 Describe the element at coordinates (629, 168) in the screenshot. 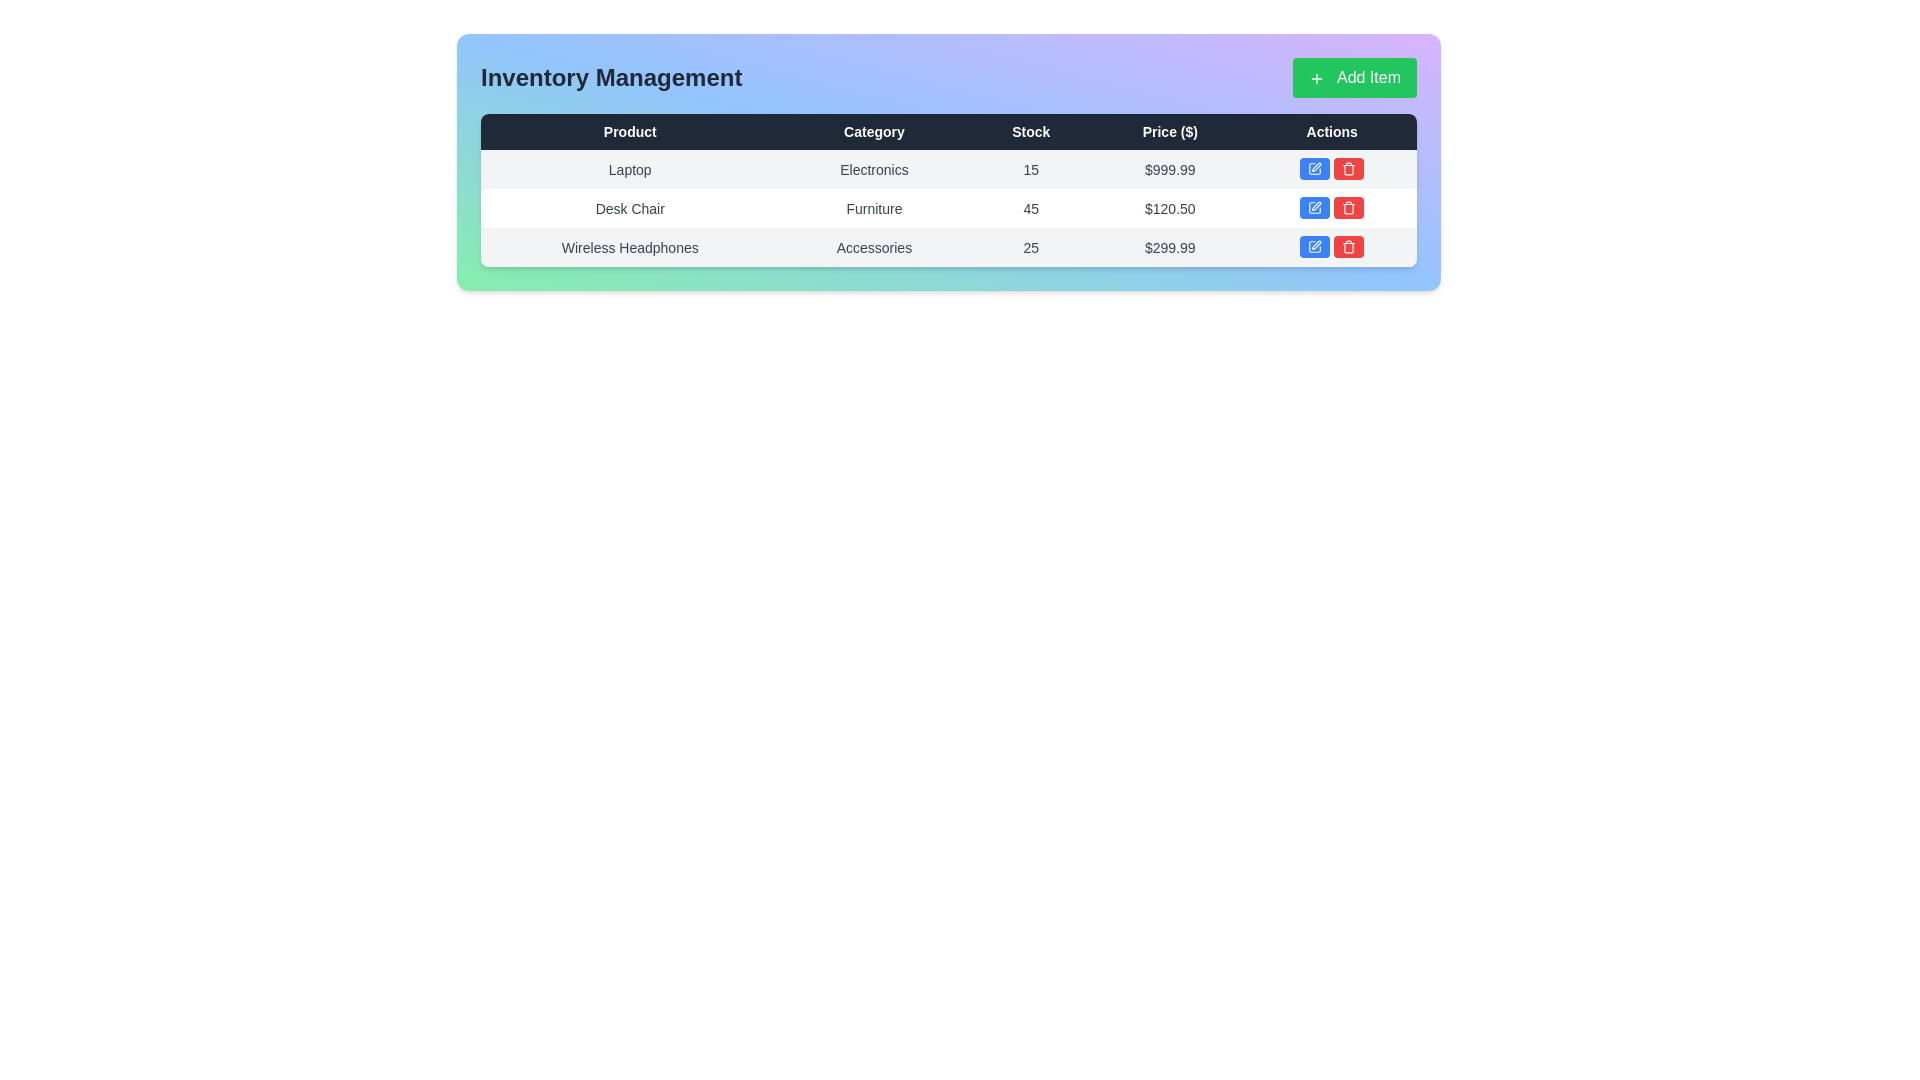

I see `the 'Laptop' text label in the 'Product' column of the table, which is styled with centered alignment and located in the second row` at that location.